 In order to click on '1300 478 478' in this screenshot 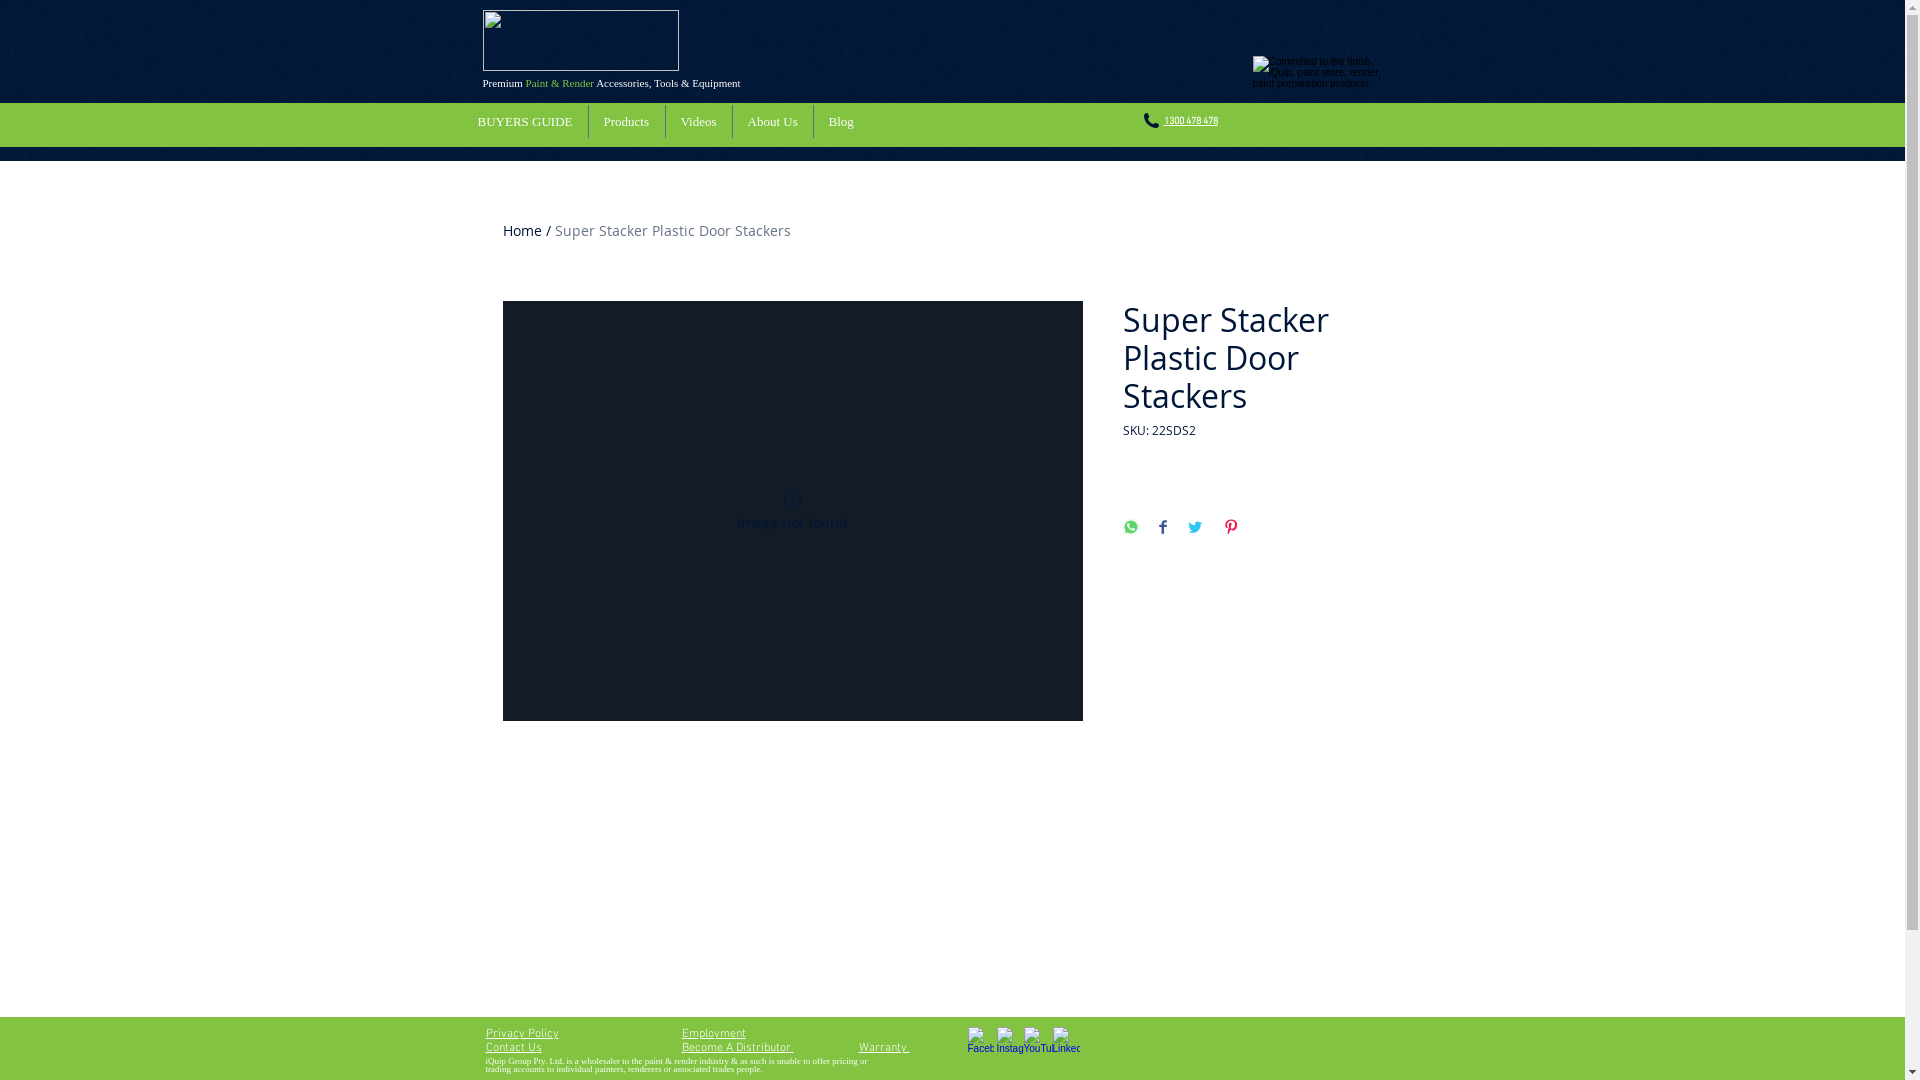, I will do `click(1190, 121)`.